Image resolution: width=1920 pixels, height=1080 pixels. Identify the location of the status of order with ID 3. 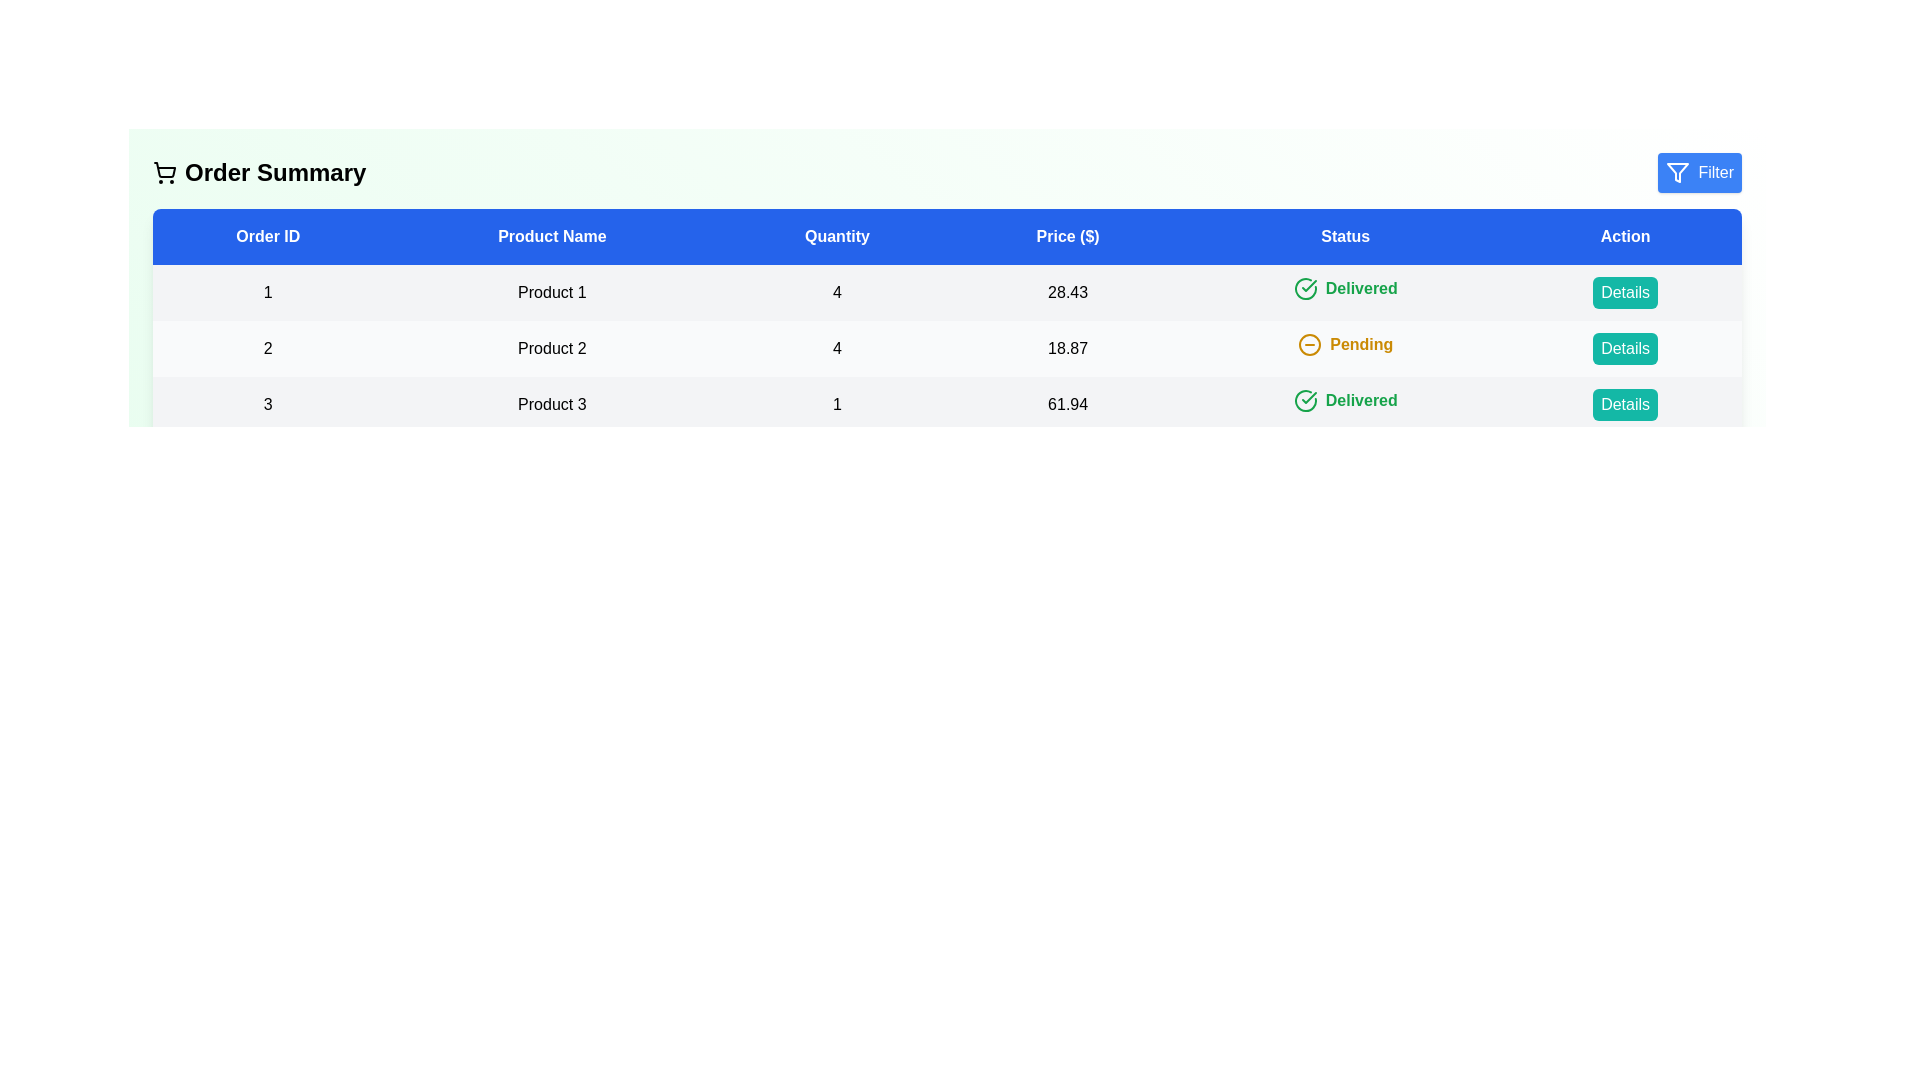
(1344, 401).